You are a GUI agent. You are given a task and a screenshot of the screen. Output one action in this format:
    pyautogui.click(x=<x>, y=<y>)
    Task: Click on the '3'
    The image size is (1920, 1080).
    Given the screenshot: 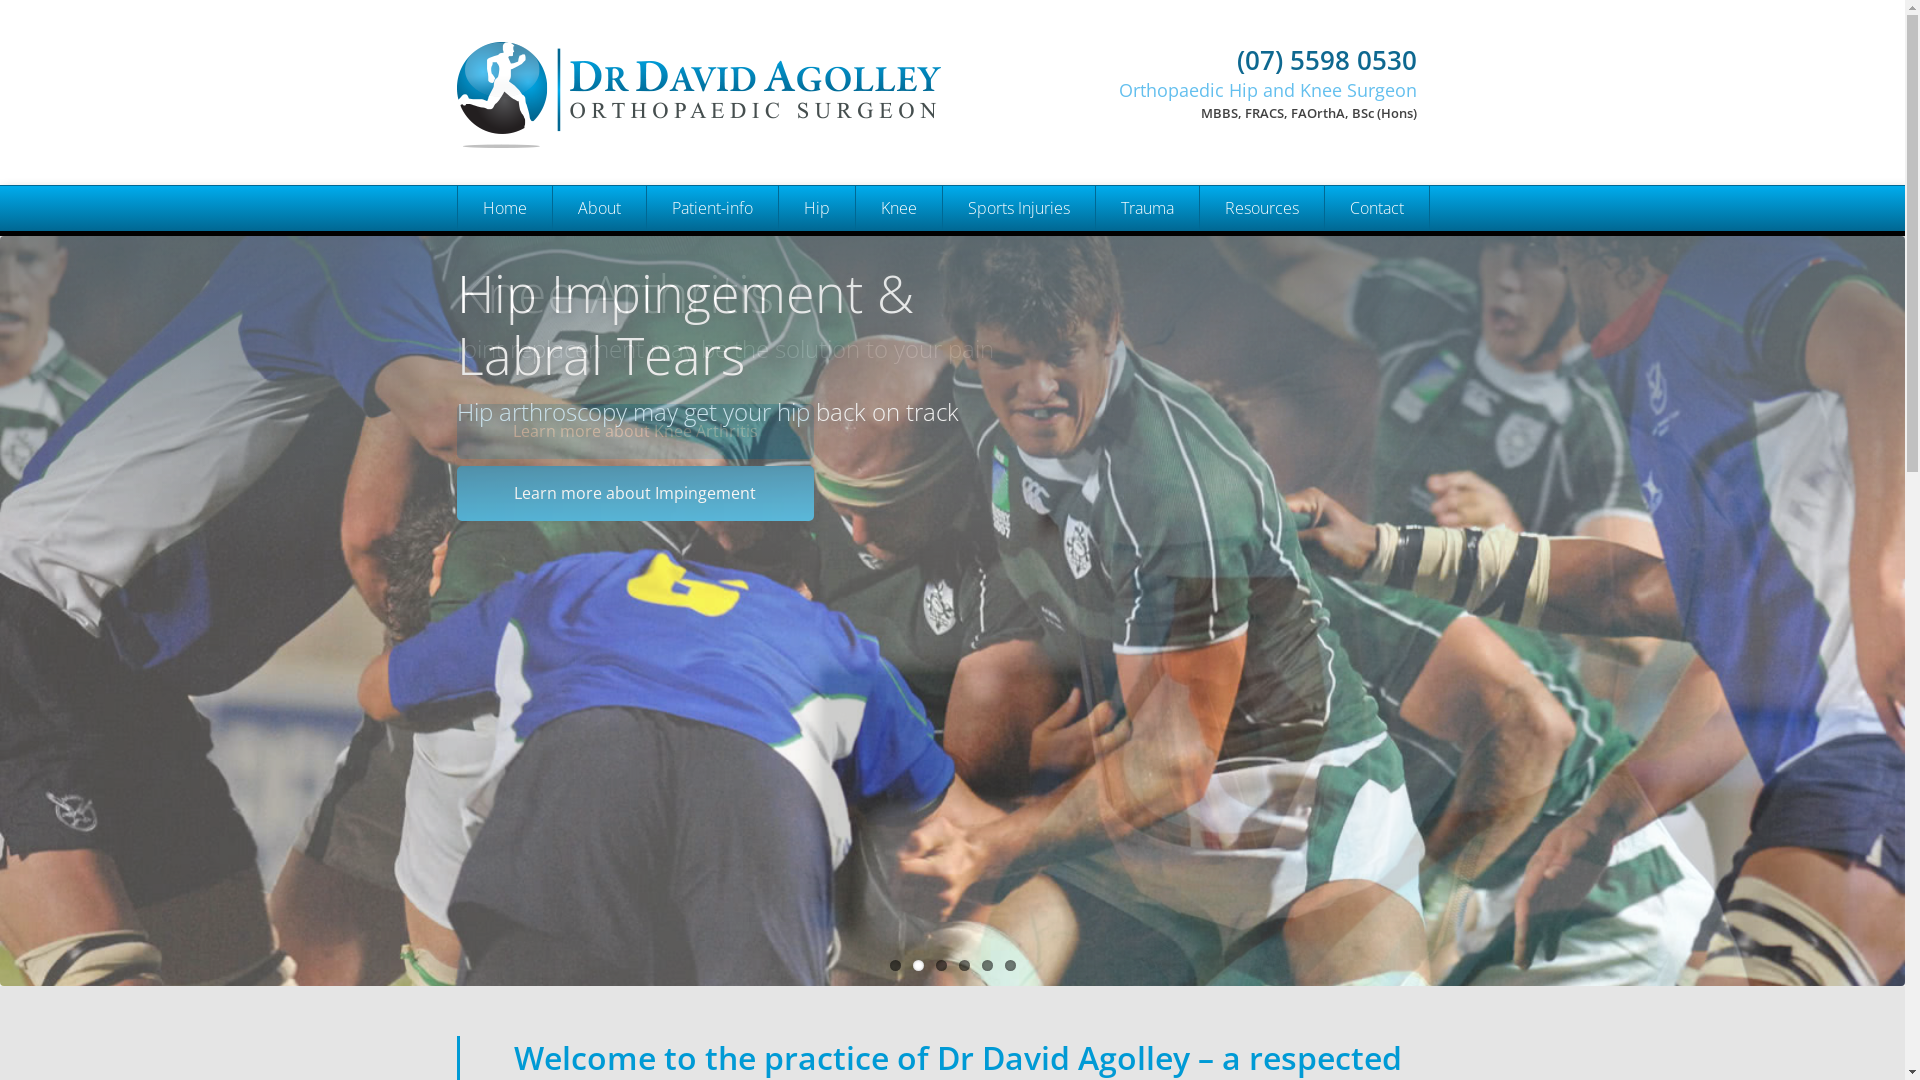 What is the action you would take?
    pyautogui.click(x=940, y=964)
    